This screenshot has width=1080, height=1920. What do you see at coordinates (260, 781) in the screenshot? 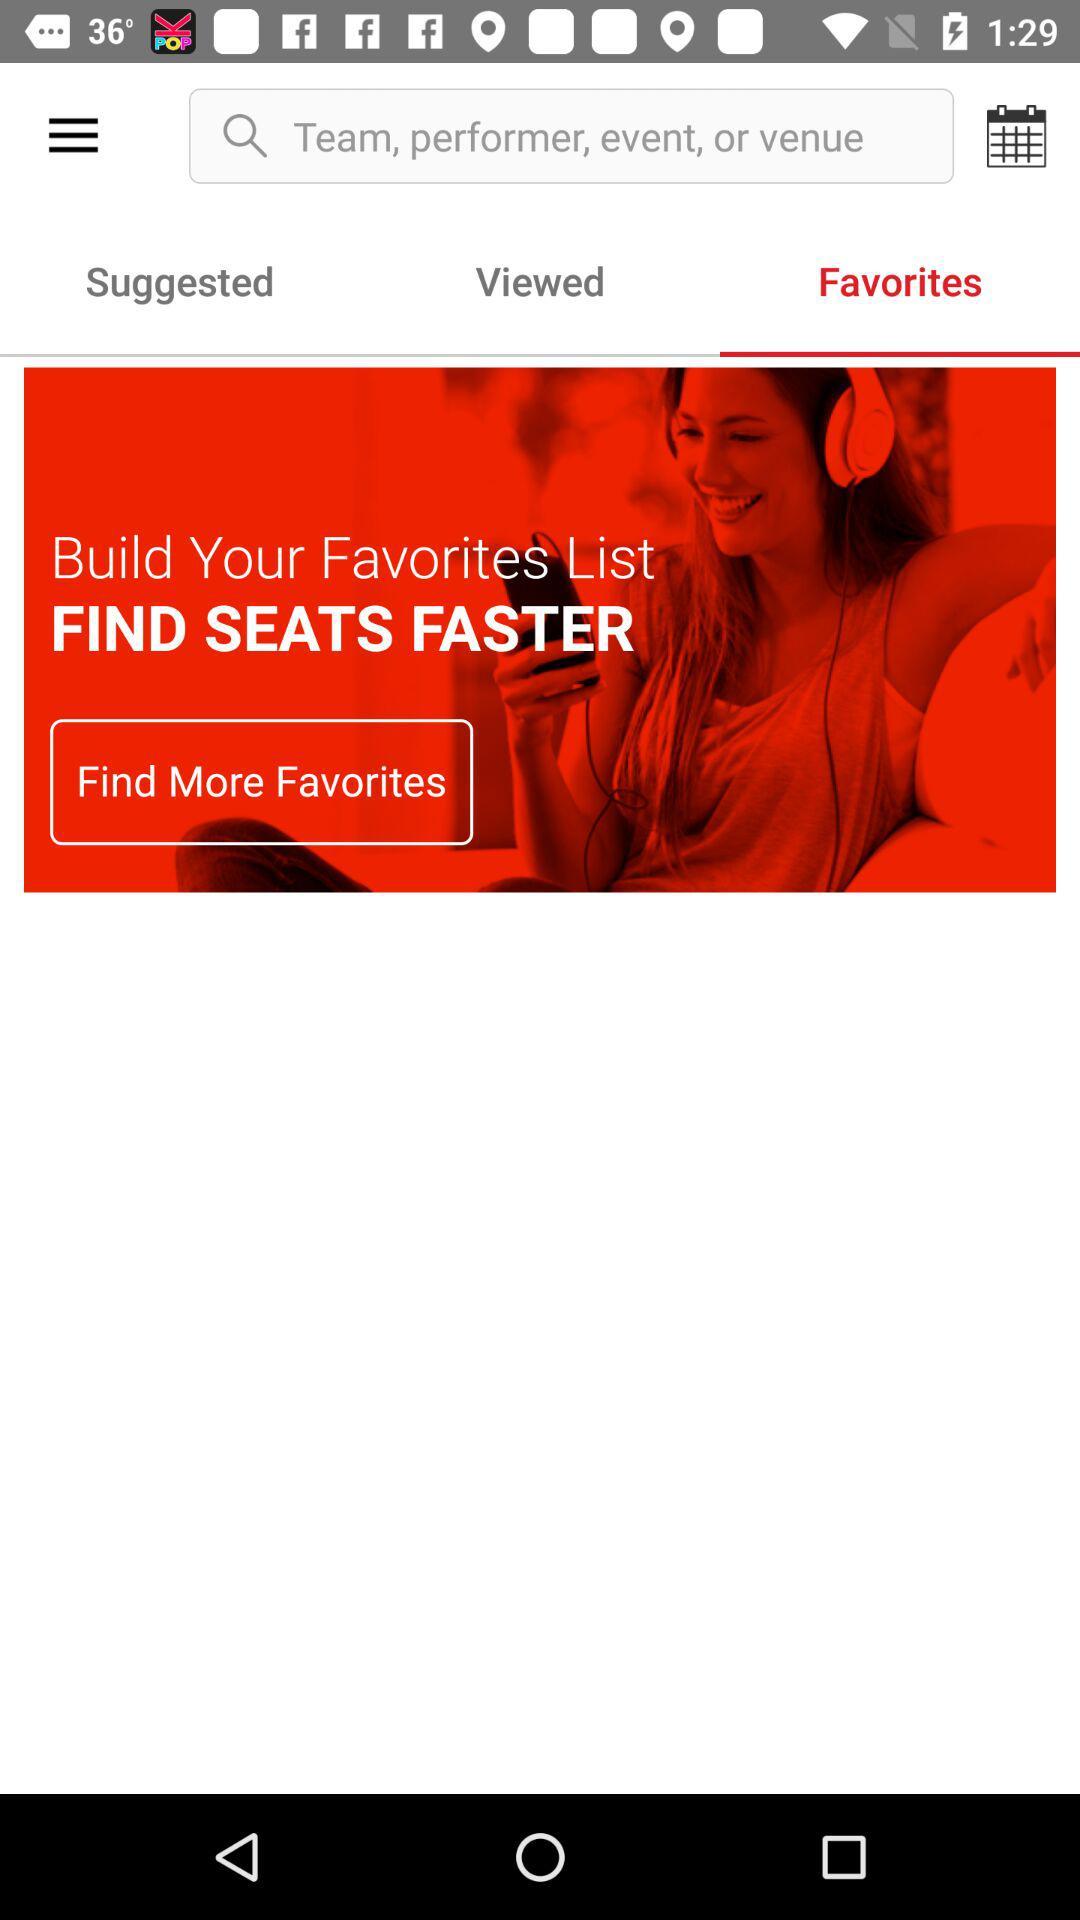
I see `find more favorites on the left` at bounding box center [260, 781].